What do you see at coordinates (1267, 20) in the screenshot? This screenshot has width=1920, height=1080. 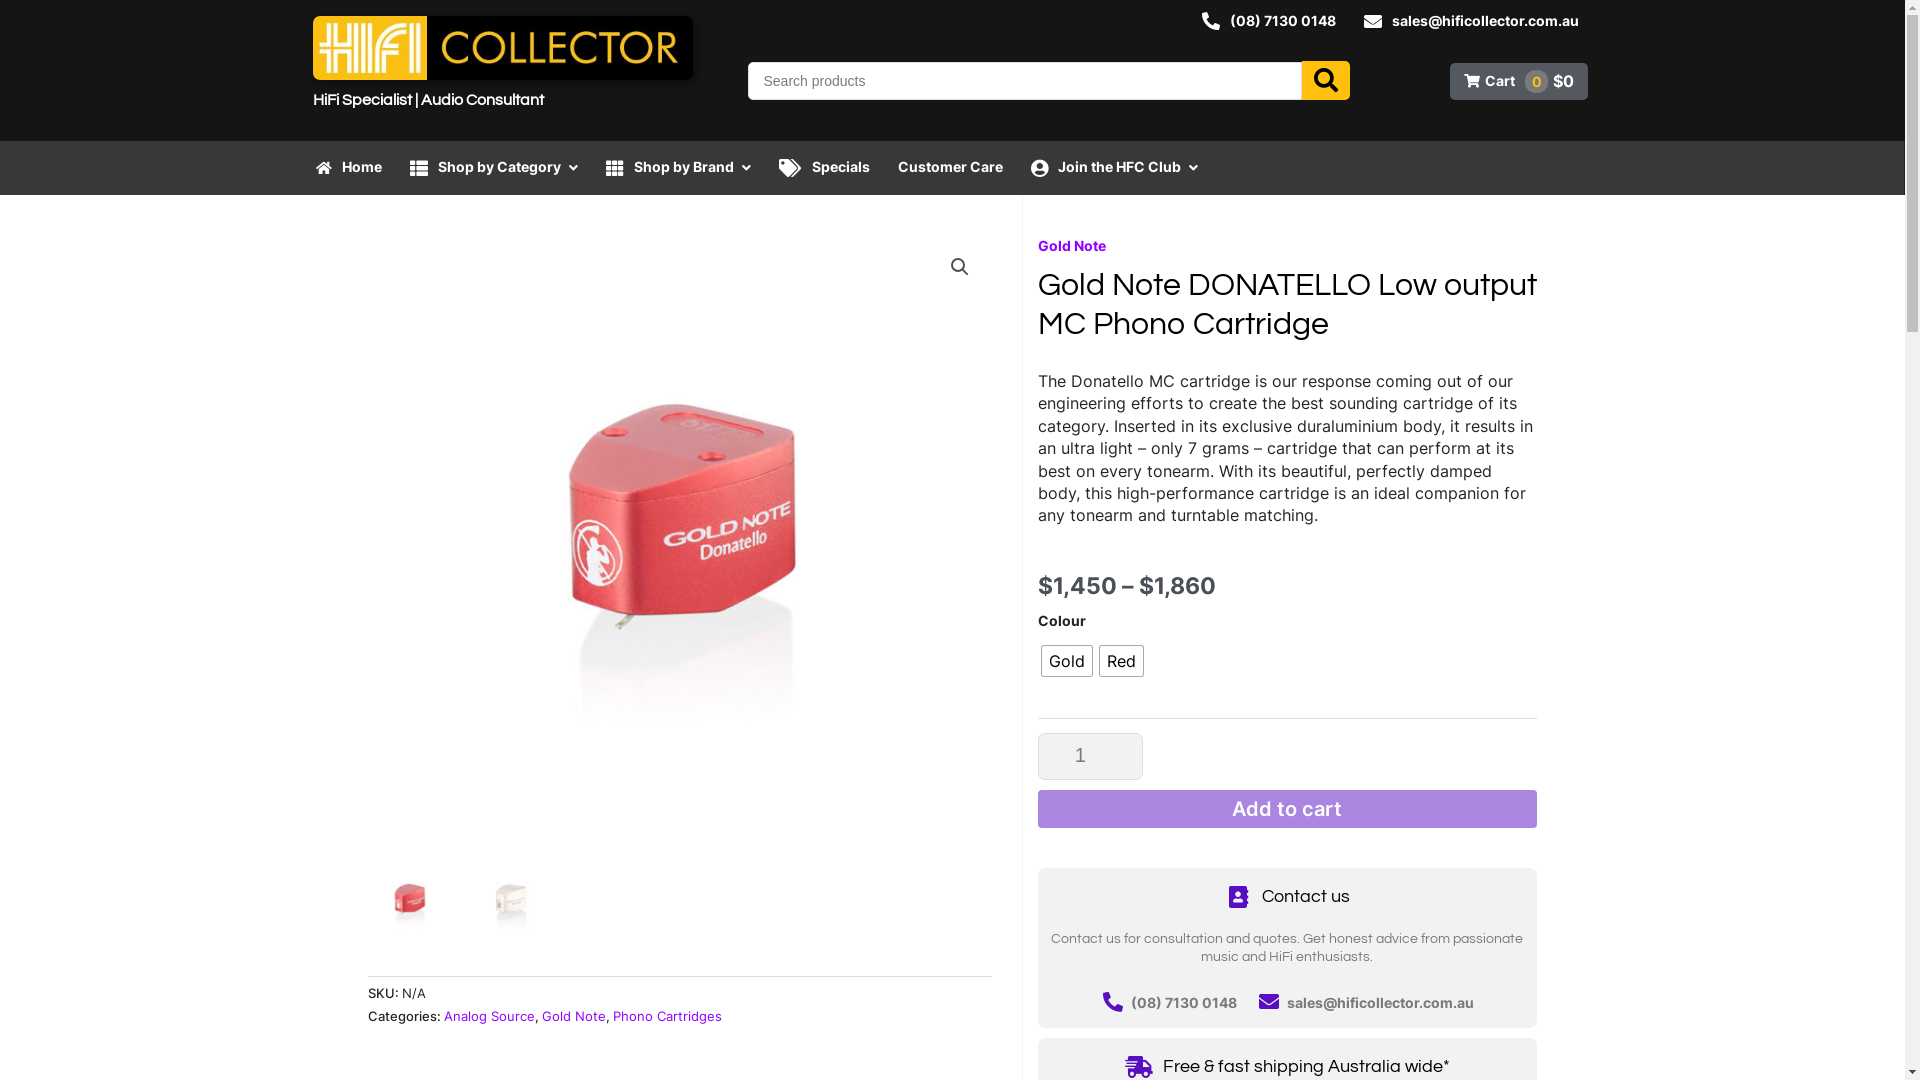 I see `'(08) 7130 0148'` at bounding box center [1267, 20].